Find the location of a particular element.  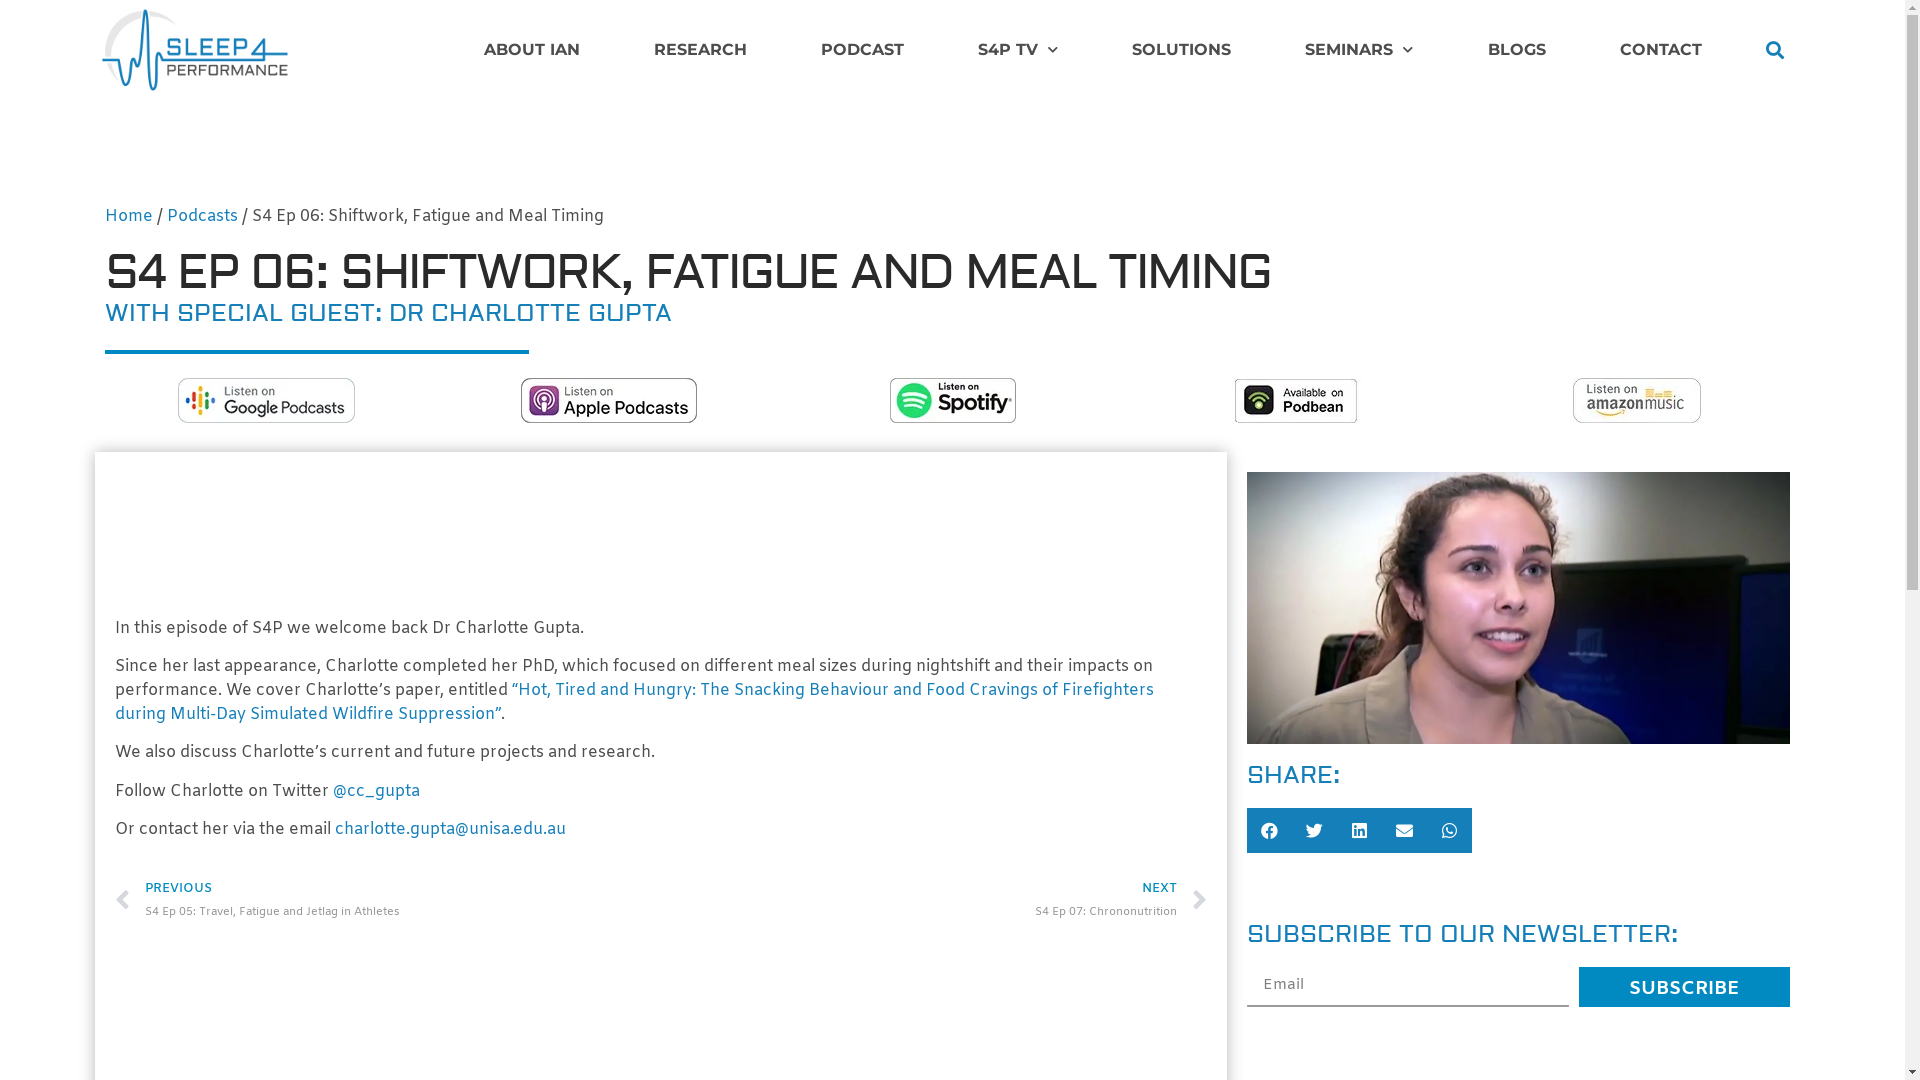

'ABOUT IAN' is located at coordinates (532, 49).